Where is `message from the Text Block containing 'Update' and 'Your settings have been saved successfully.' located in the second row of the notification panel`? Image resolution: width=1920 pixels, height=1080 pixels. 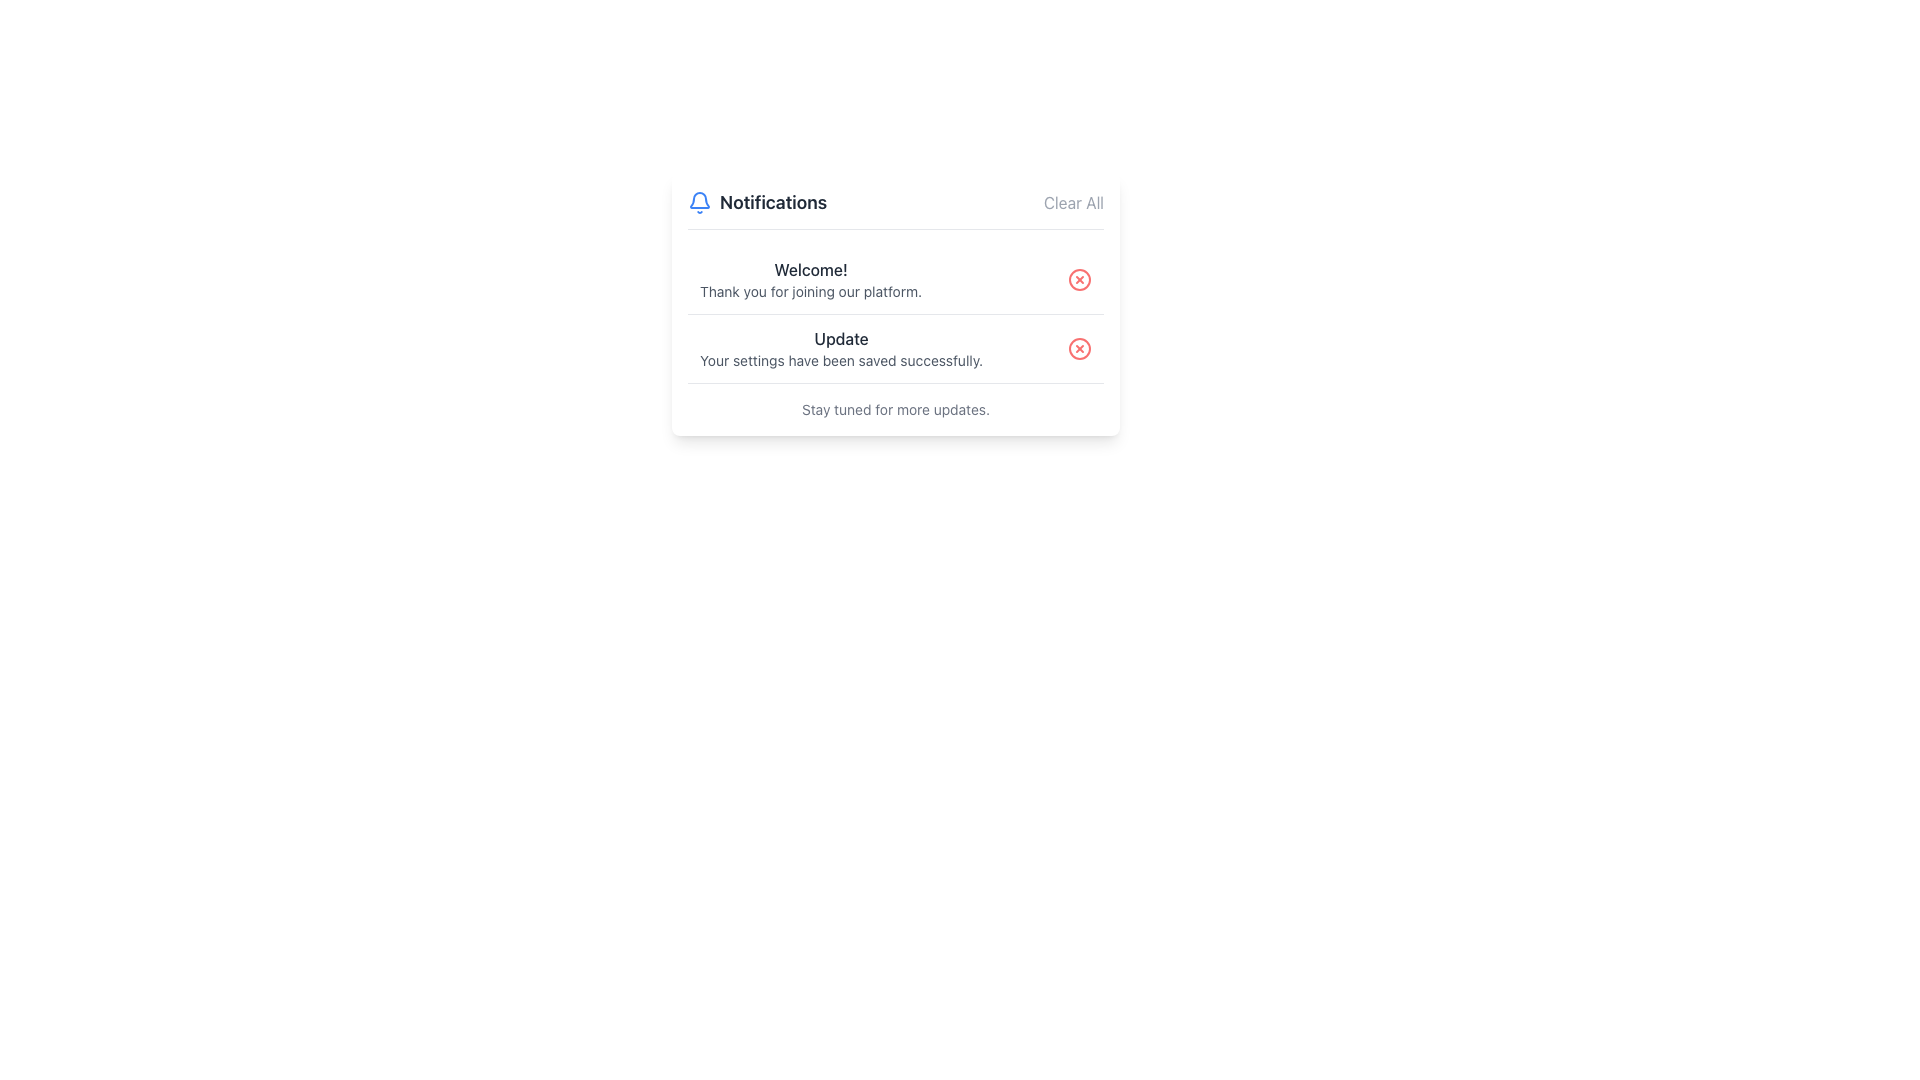 message from the Text Block containing 'Update' and 'Your settings have been saved successfully.' located in the second row of the notification panel is located at coordinates (841, 347).